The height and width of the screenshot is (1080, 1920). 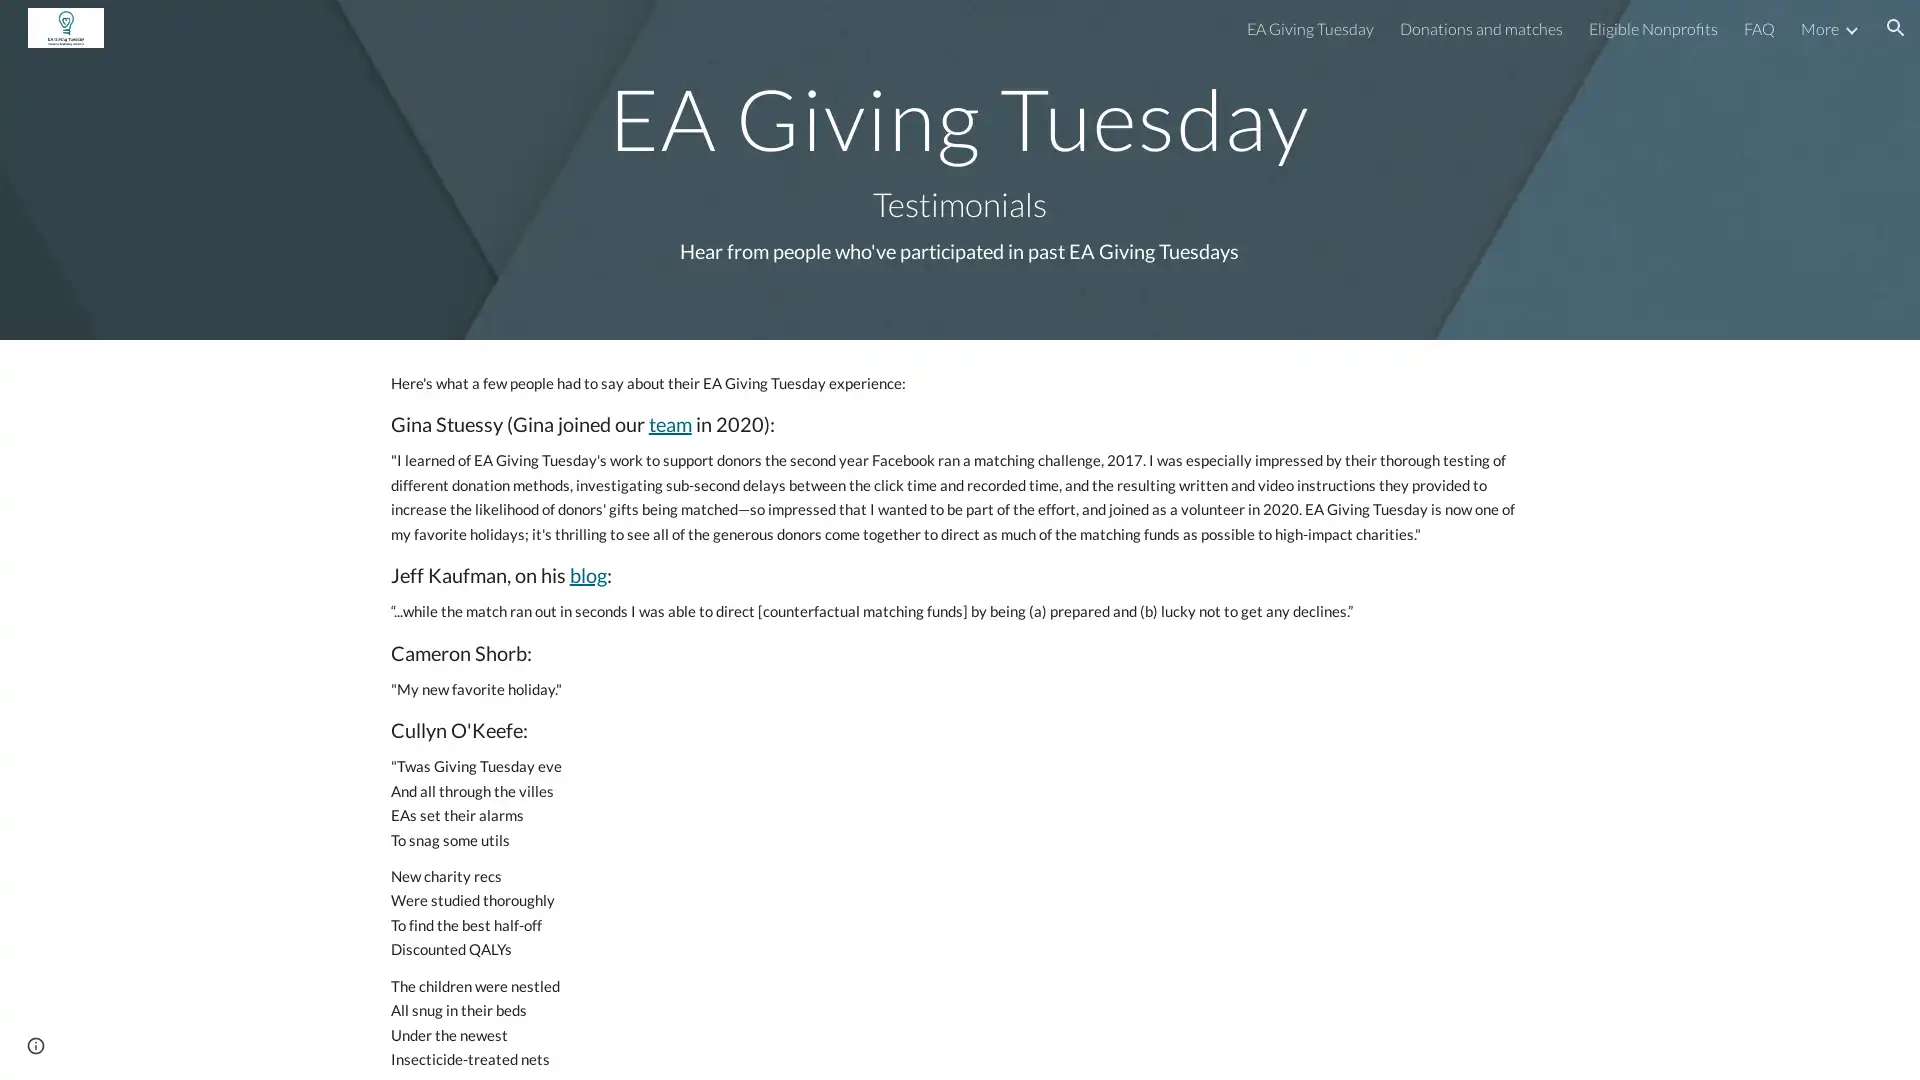 I want to click on Report abuse, so click(x=98, y=1044).